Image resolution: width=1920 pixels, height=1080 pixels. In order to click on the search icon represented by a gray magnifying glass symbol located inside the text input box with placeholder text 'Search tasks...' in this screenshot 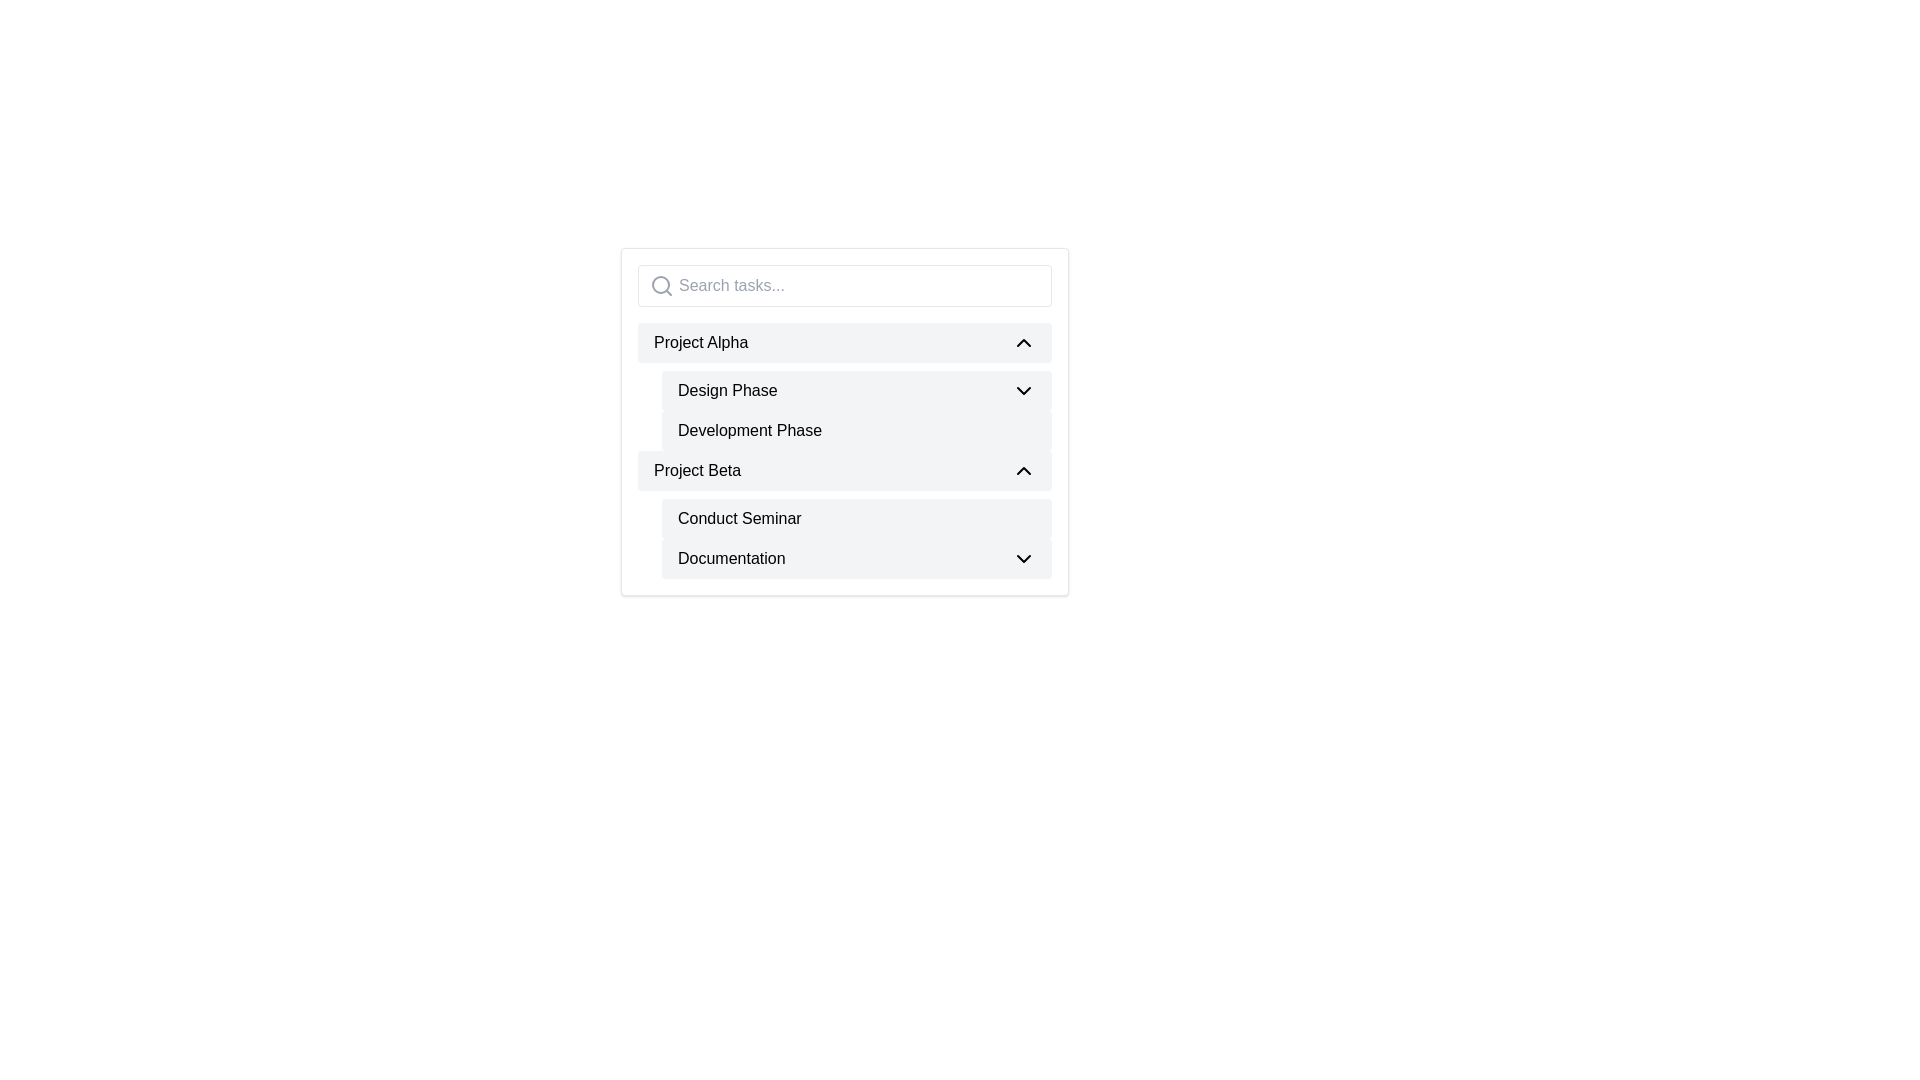, I will do `click(662, 285)`.